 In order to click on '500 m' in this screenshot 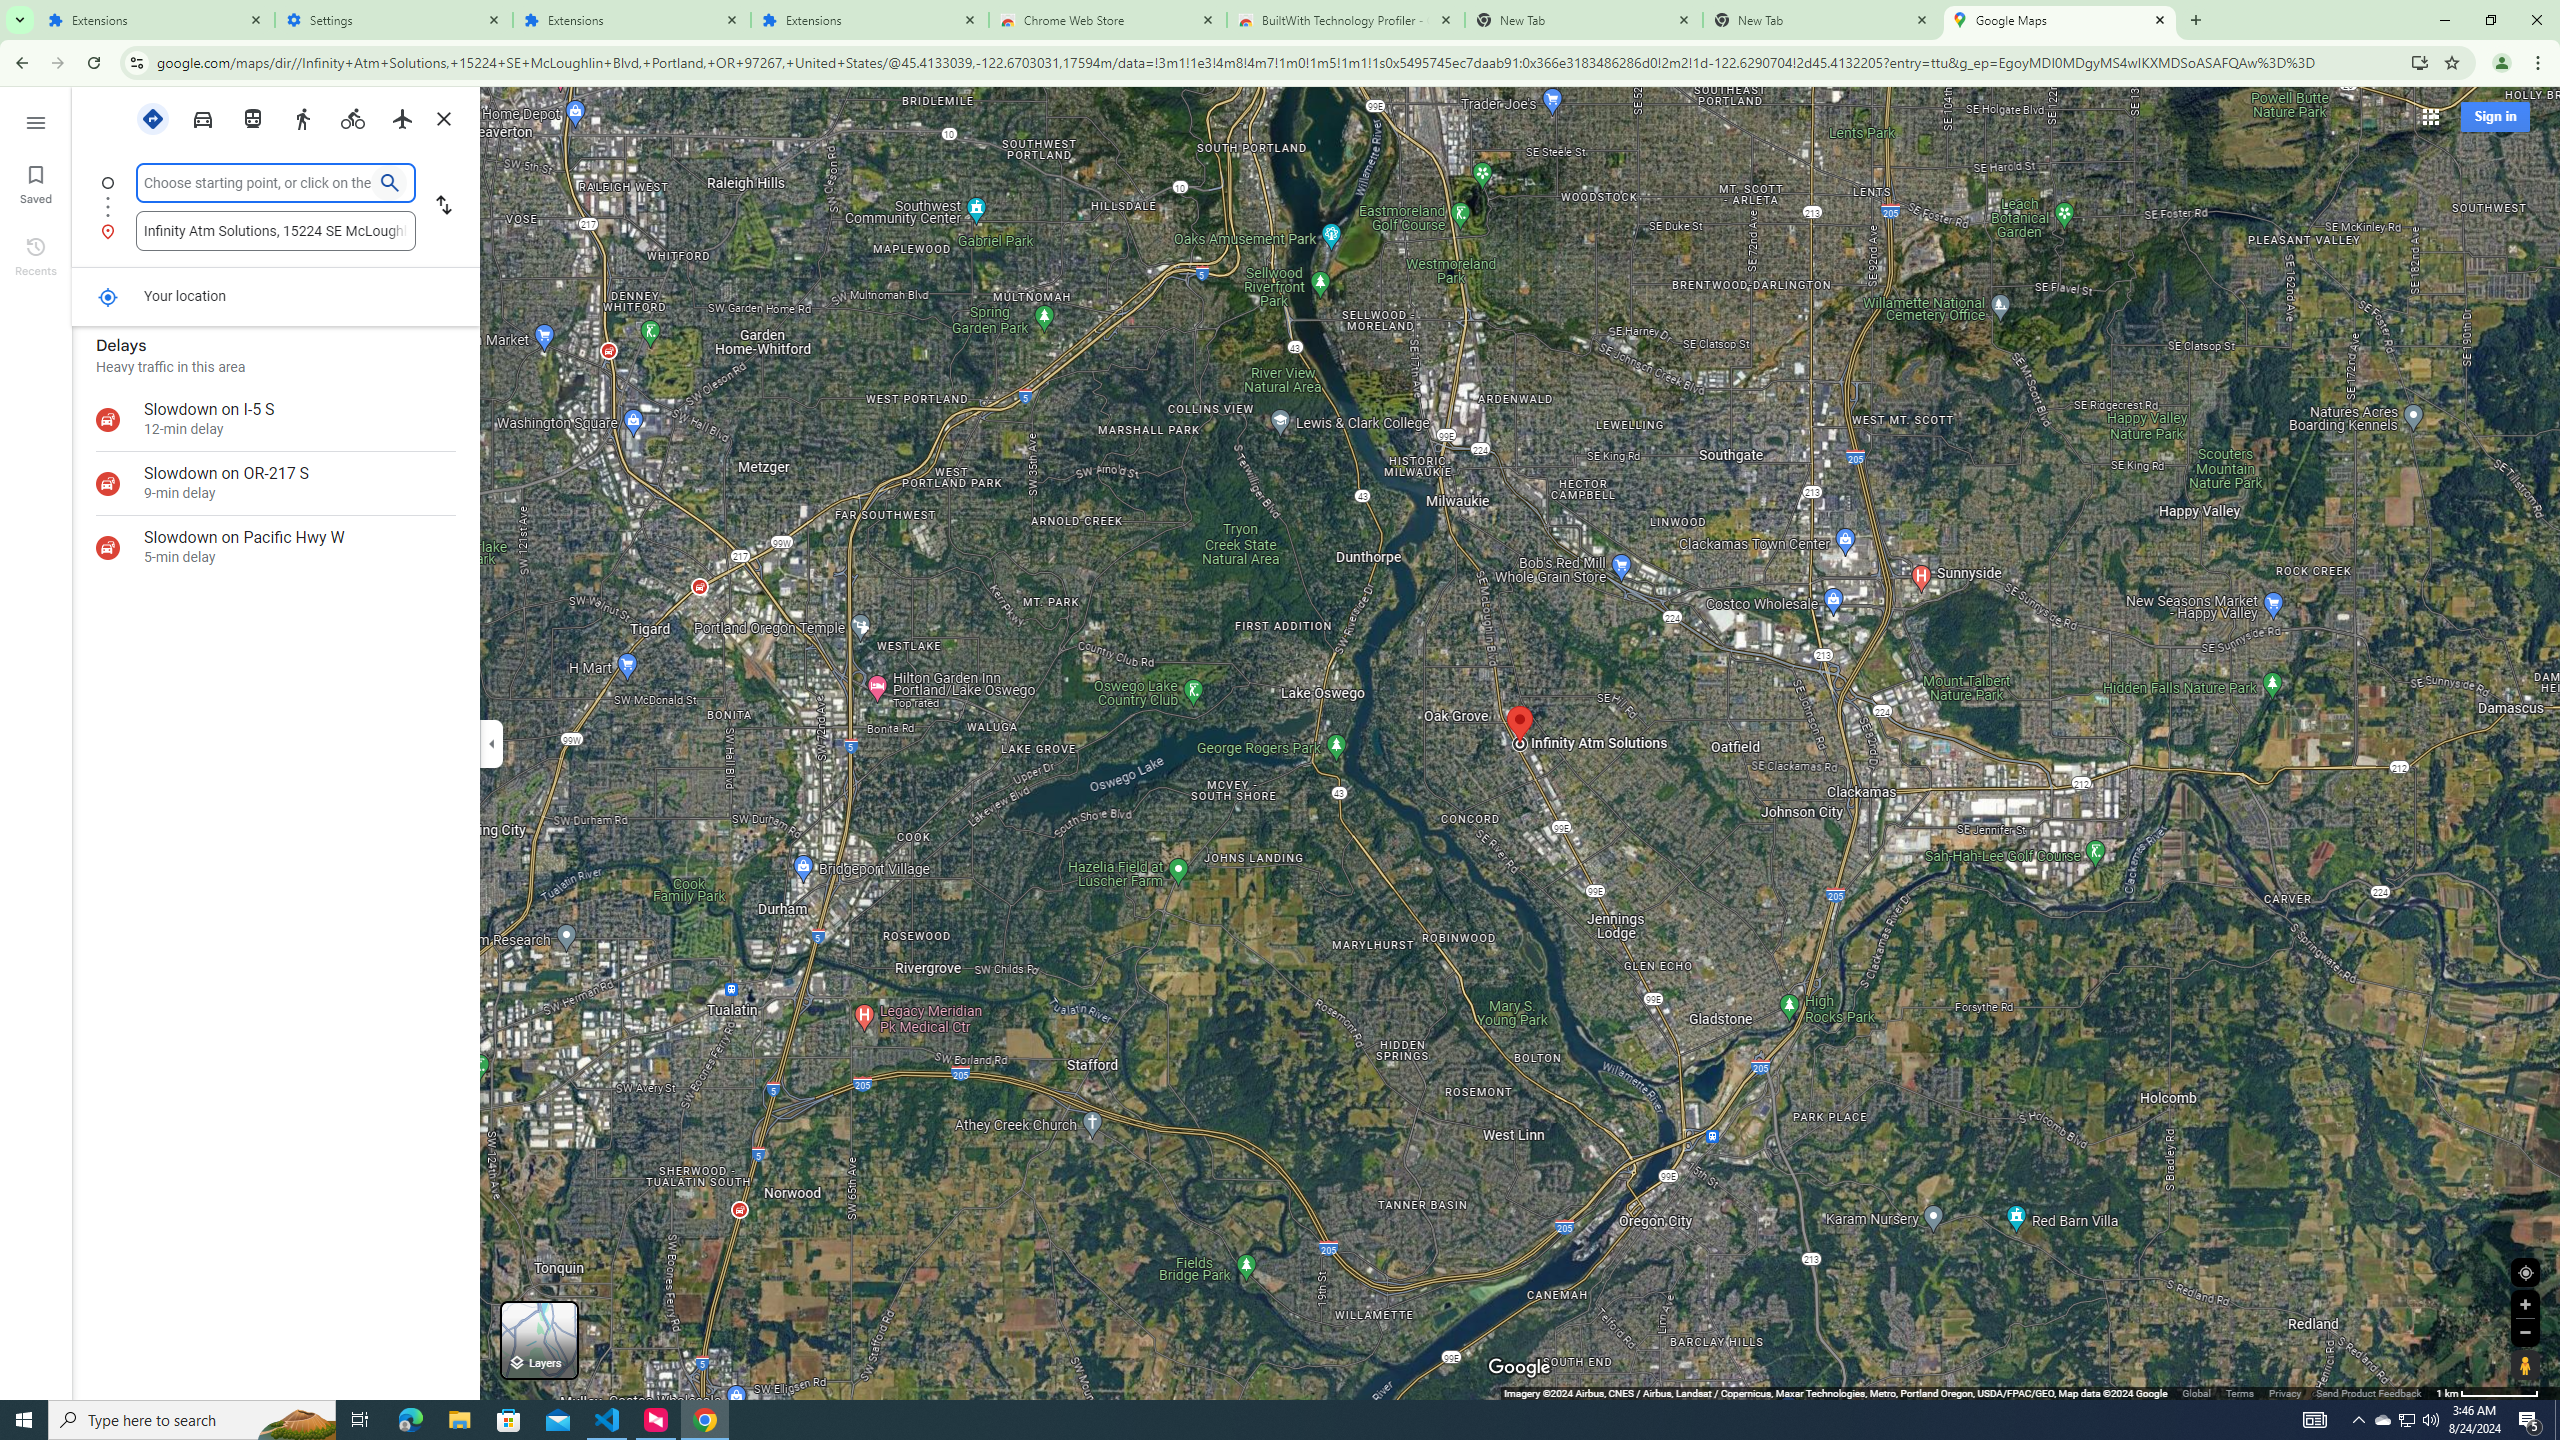, I will do `click(2487, 1393)`.